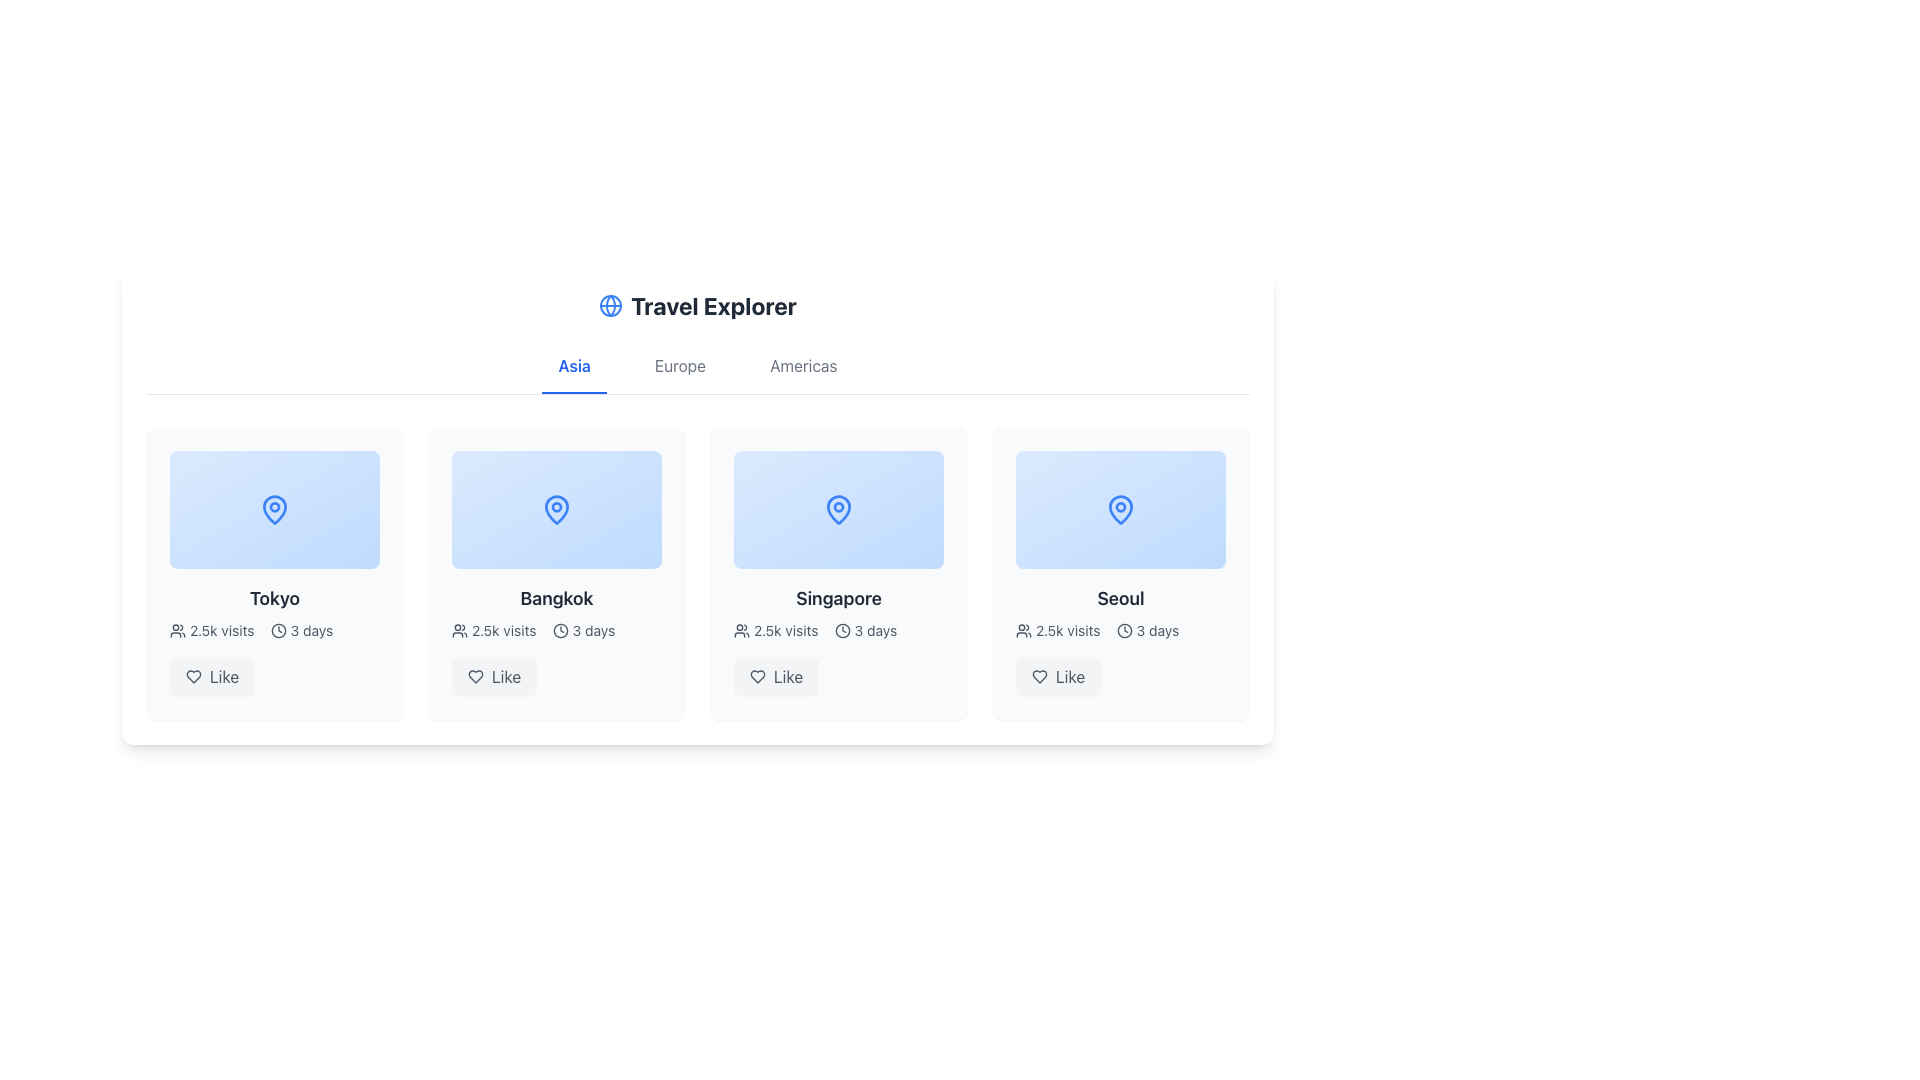 Image resolution: width=1920 pixels, height=1080 pixels. Describe the element at coordinates (1057, 676) in the screenshot. I see `the 'Like' button with an outlined heart icon located at the bottom right of the 'Seoul' card` at that location.